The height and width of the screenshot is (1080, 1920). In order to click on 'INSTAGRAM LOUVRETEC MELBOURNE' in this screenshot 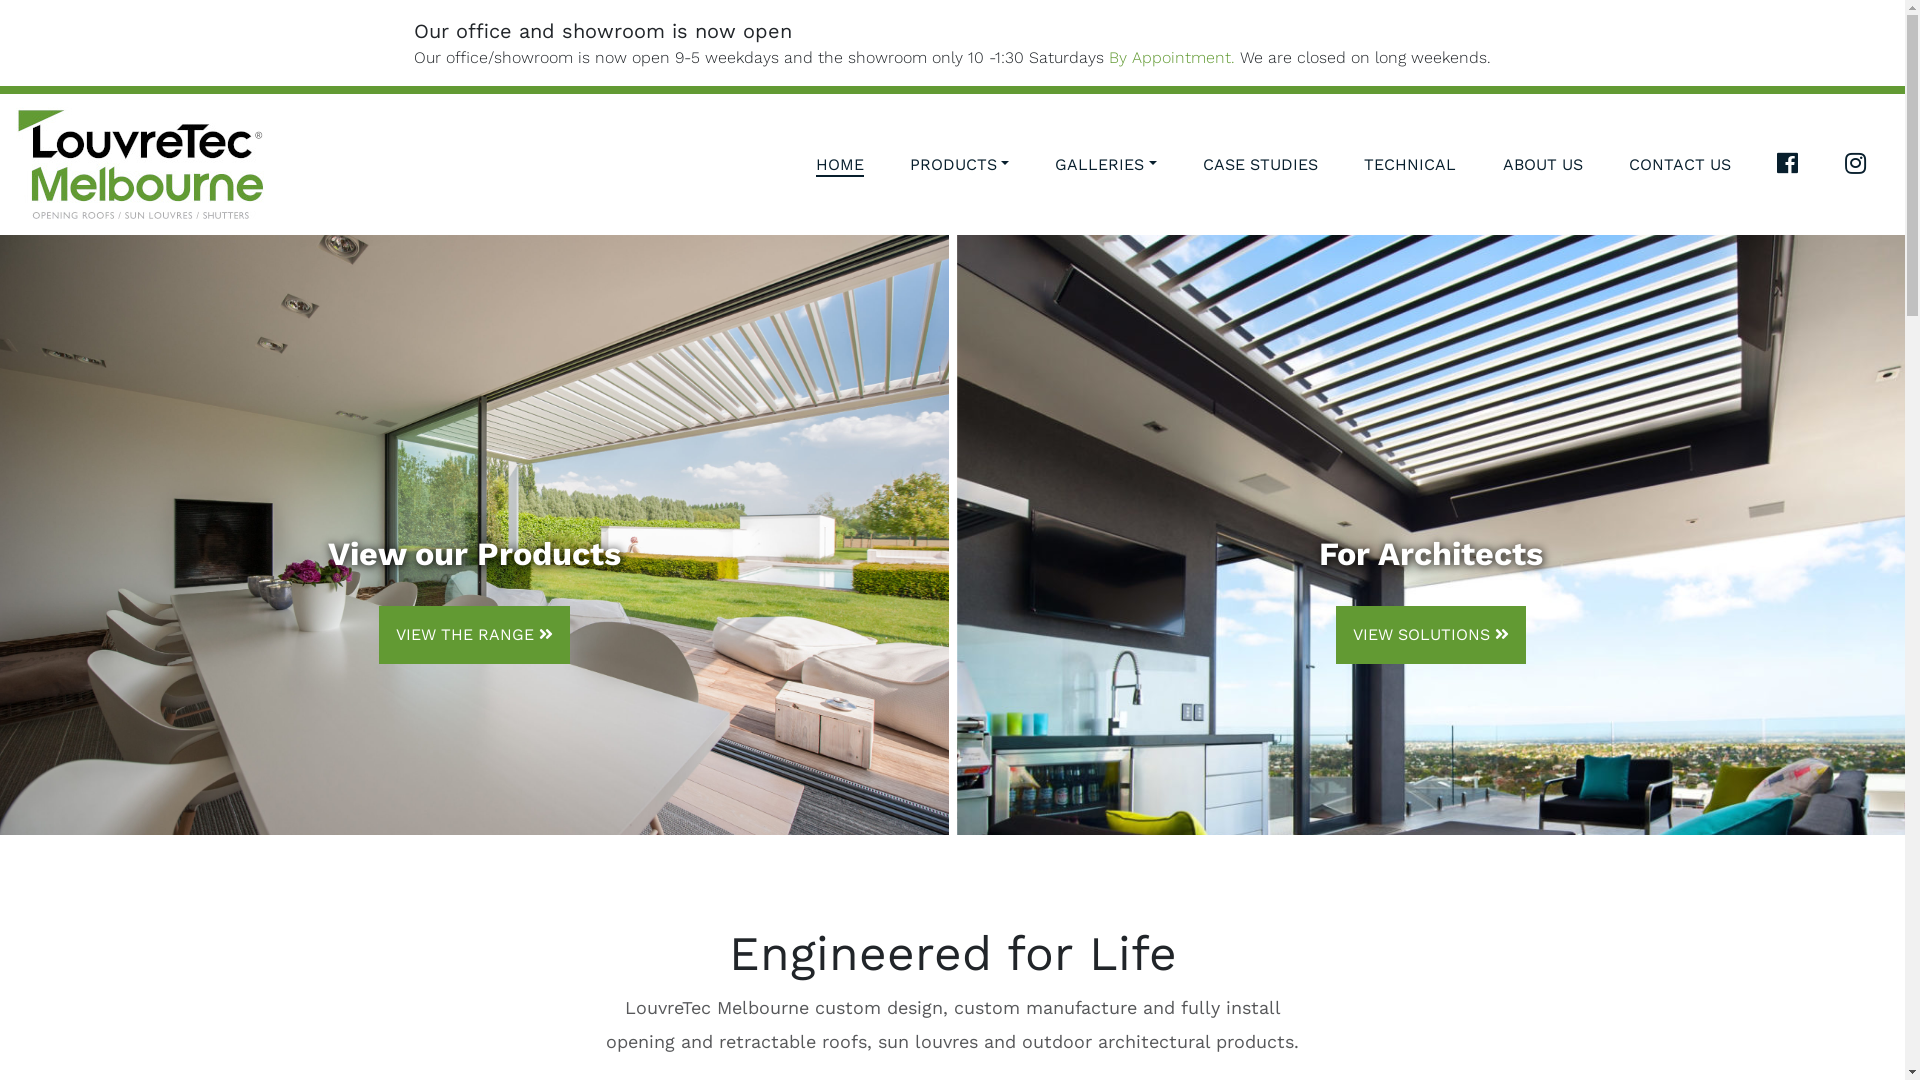, I will do `click(1854, 163)`.